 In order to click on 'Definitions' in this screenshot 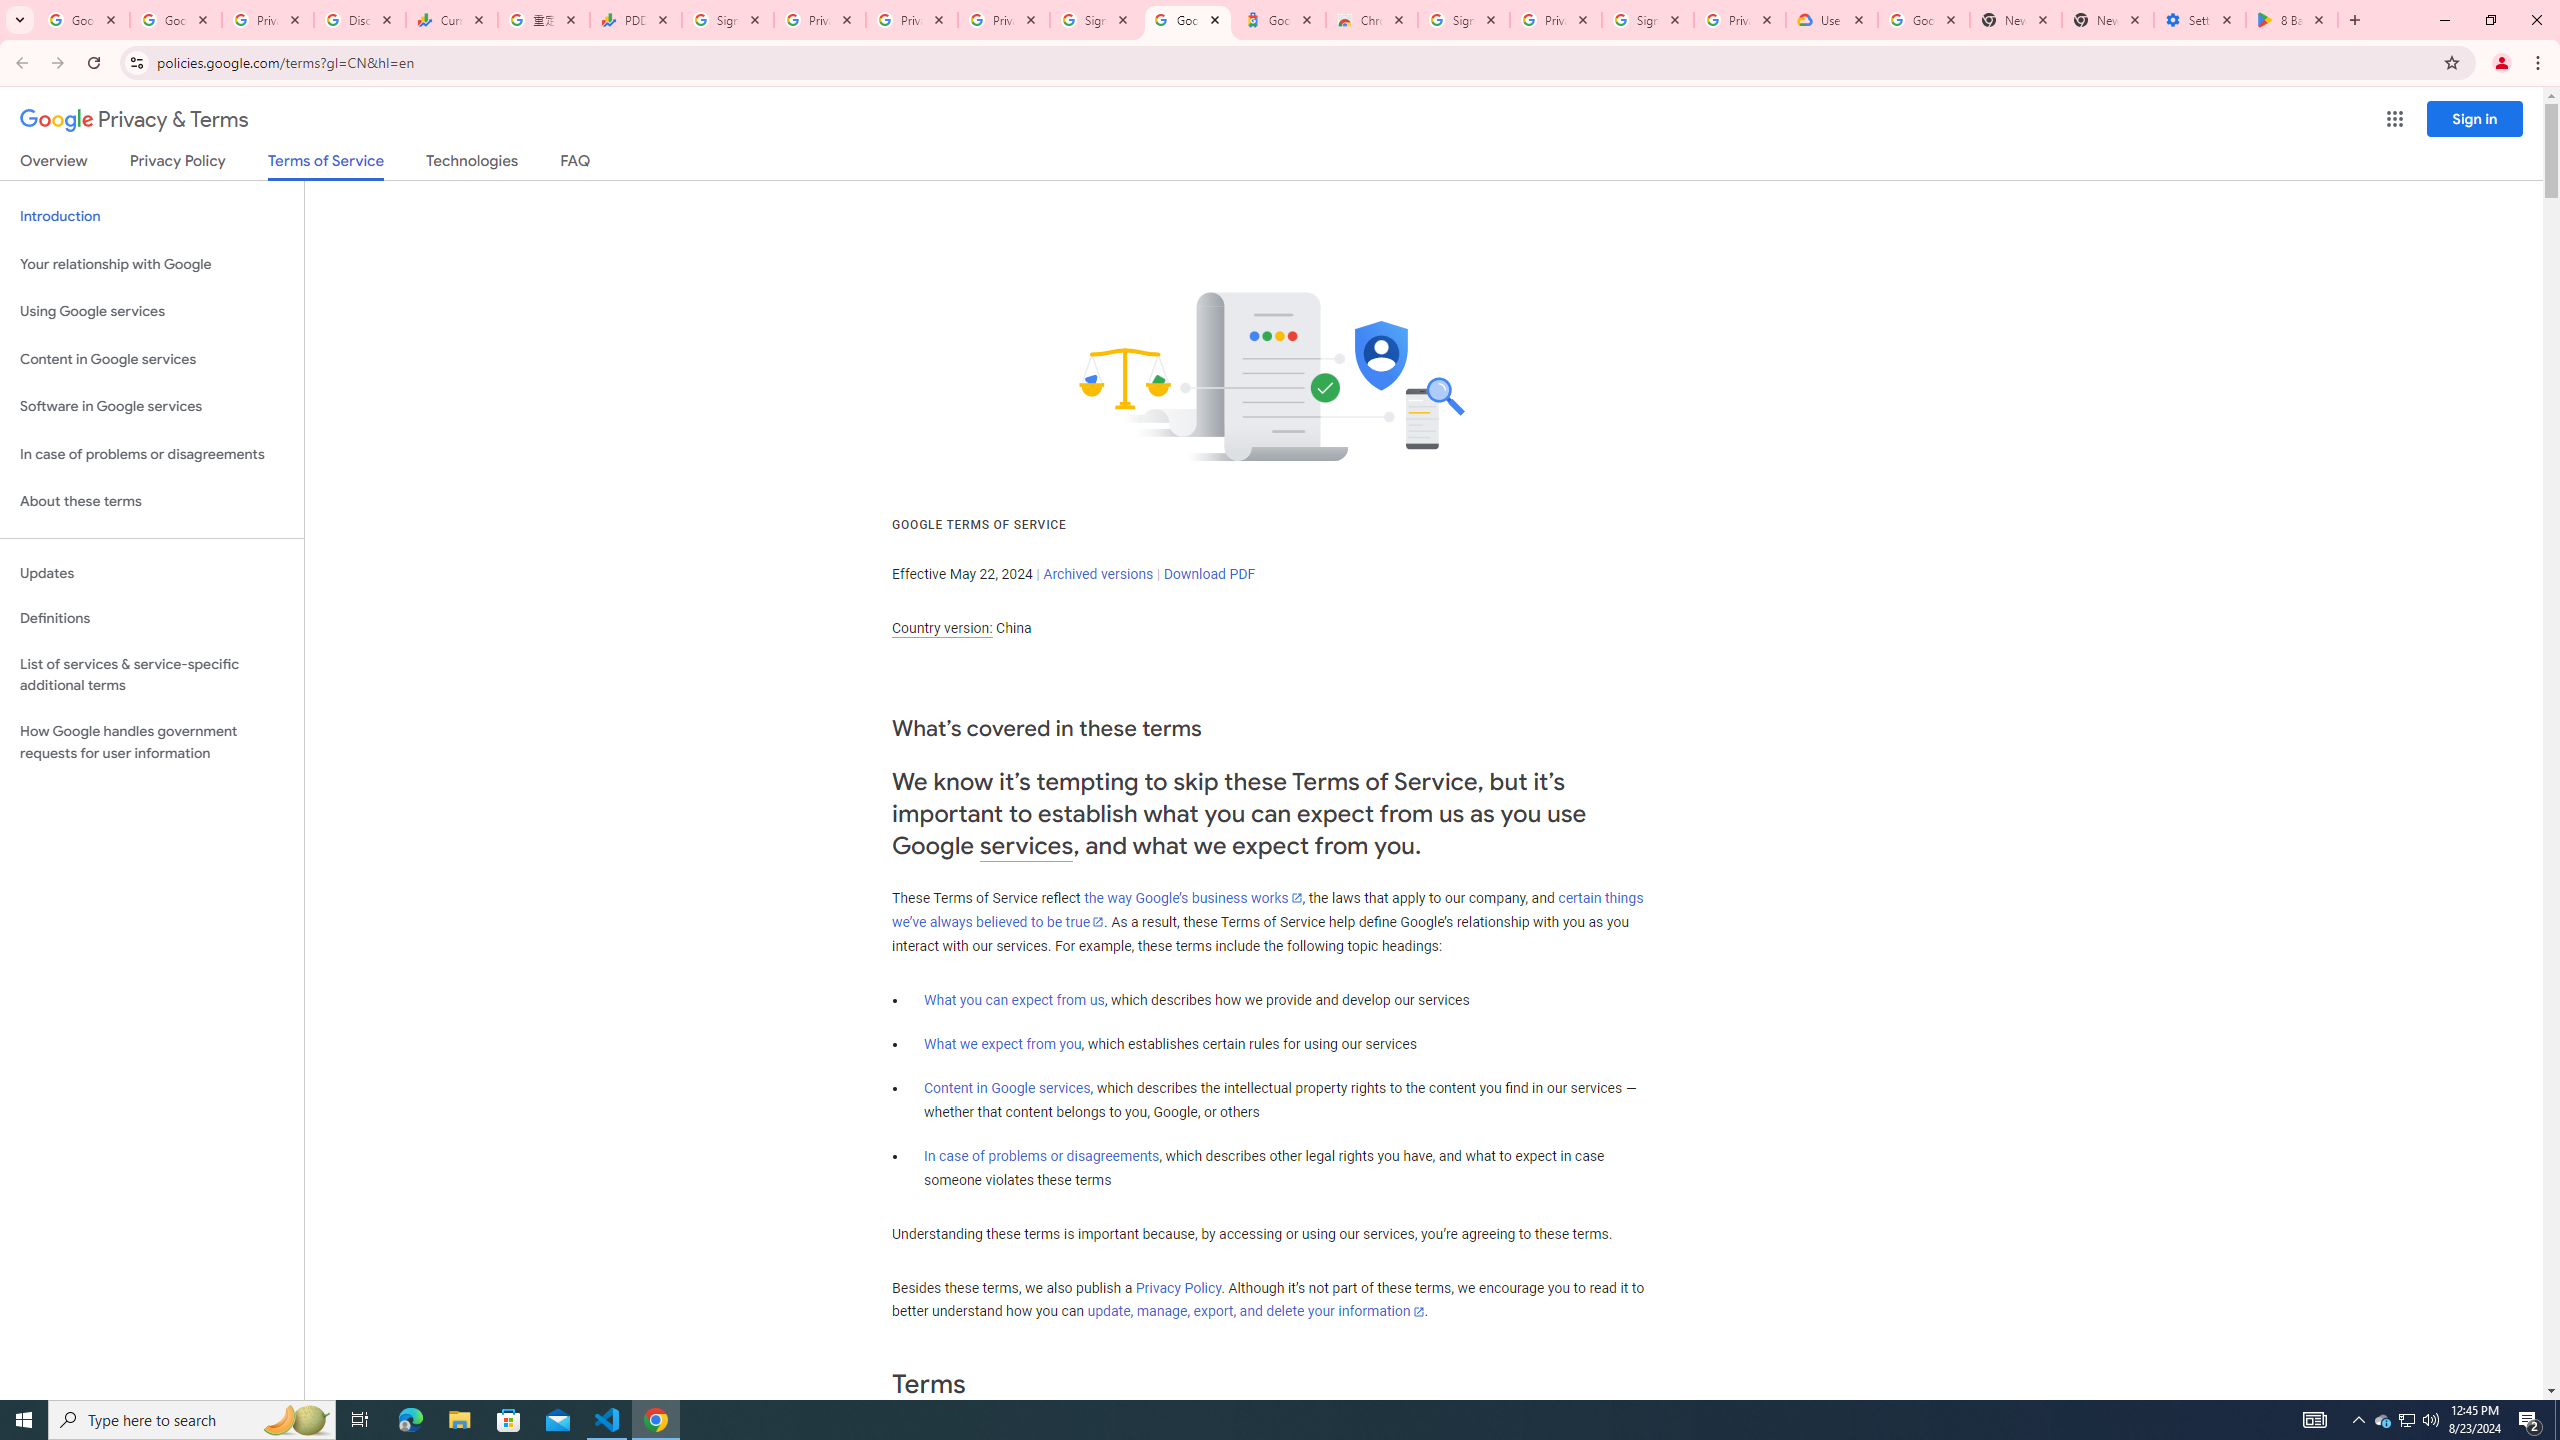, I will do `click(151, 618)`.